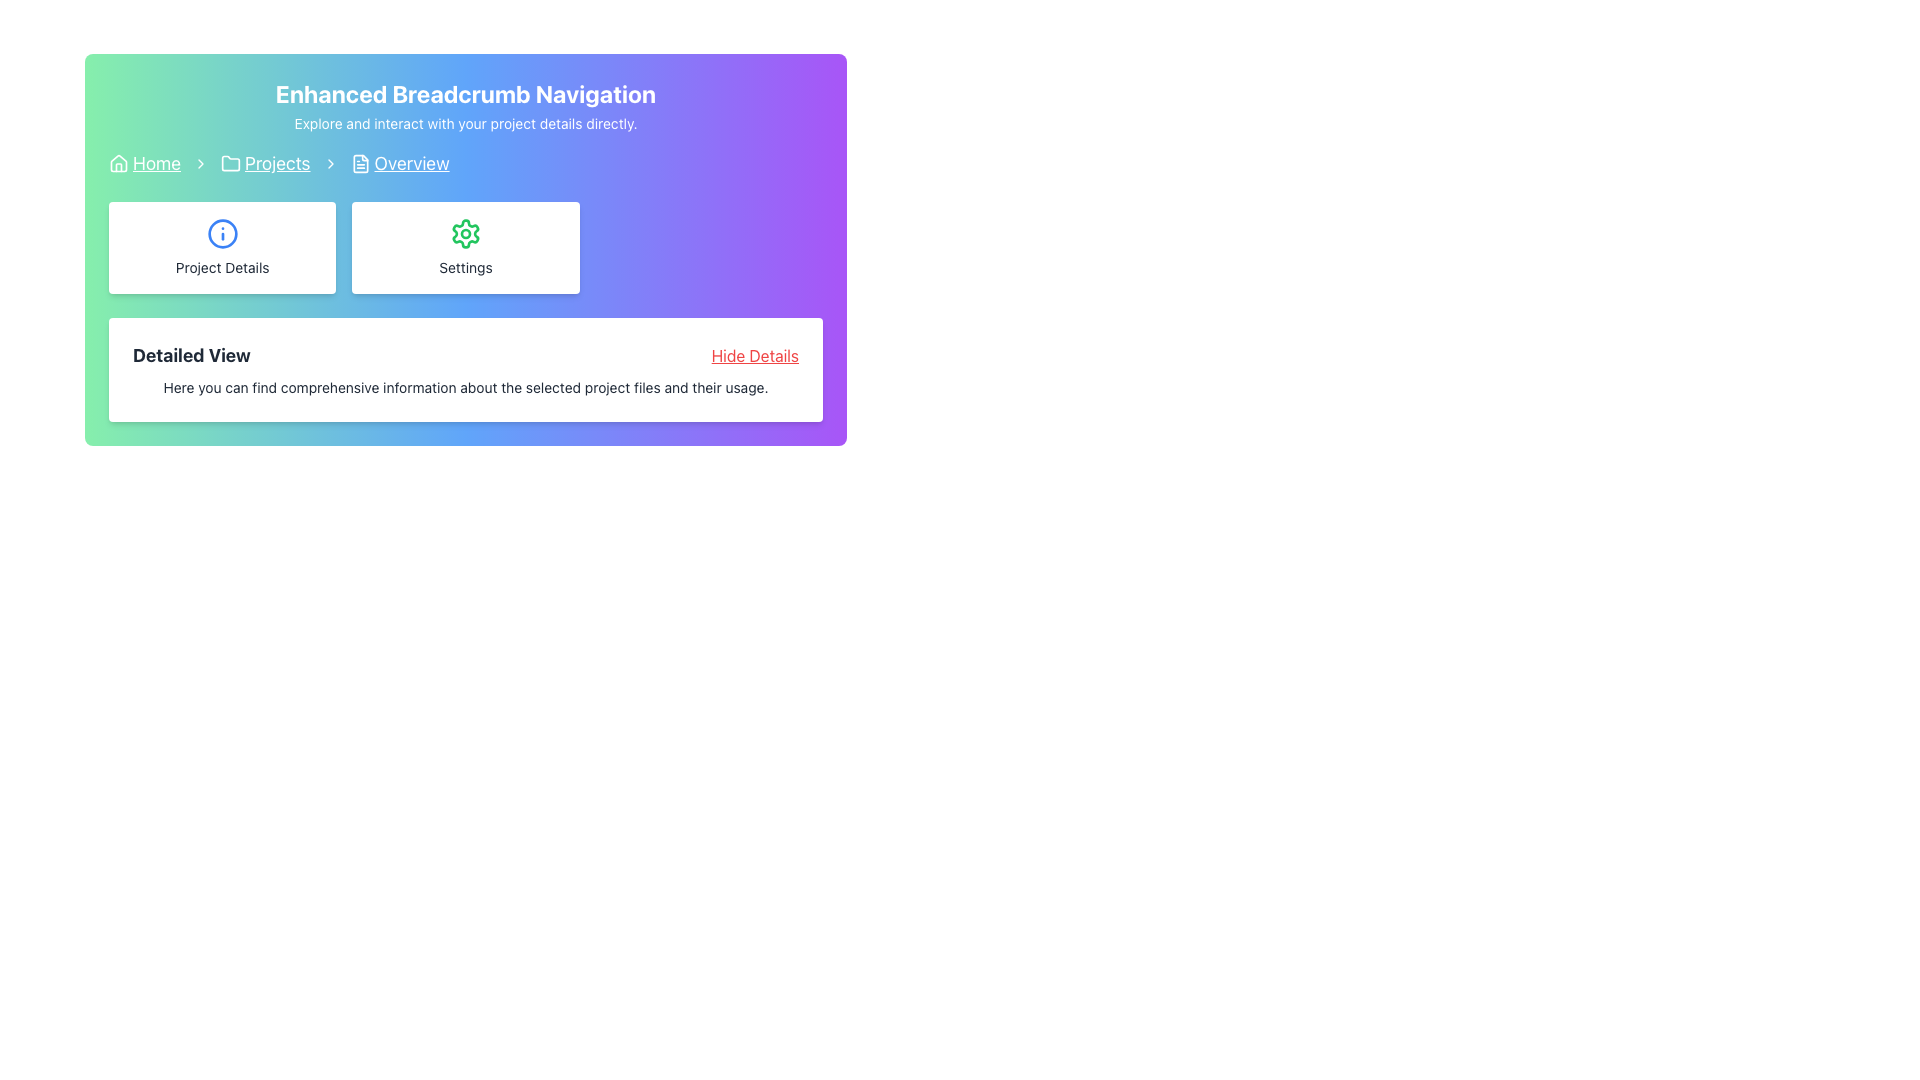 This screenshot has height=1080, width=1920. I want to click on the breadcrumb navigation icon that indicates the transition between 'Projects' and 'Overview', which is the third arrow in the sequence after 'Home', so click(330, 163).